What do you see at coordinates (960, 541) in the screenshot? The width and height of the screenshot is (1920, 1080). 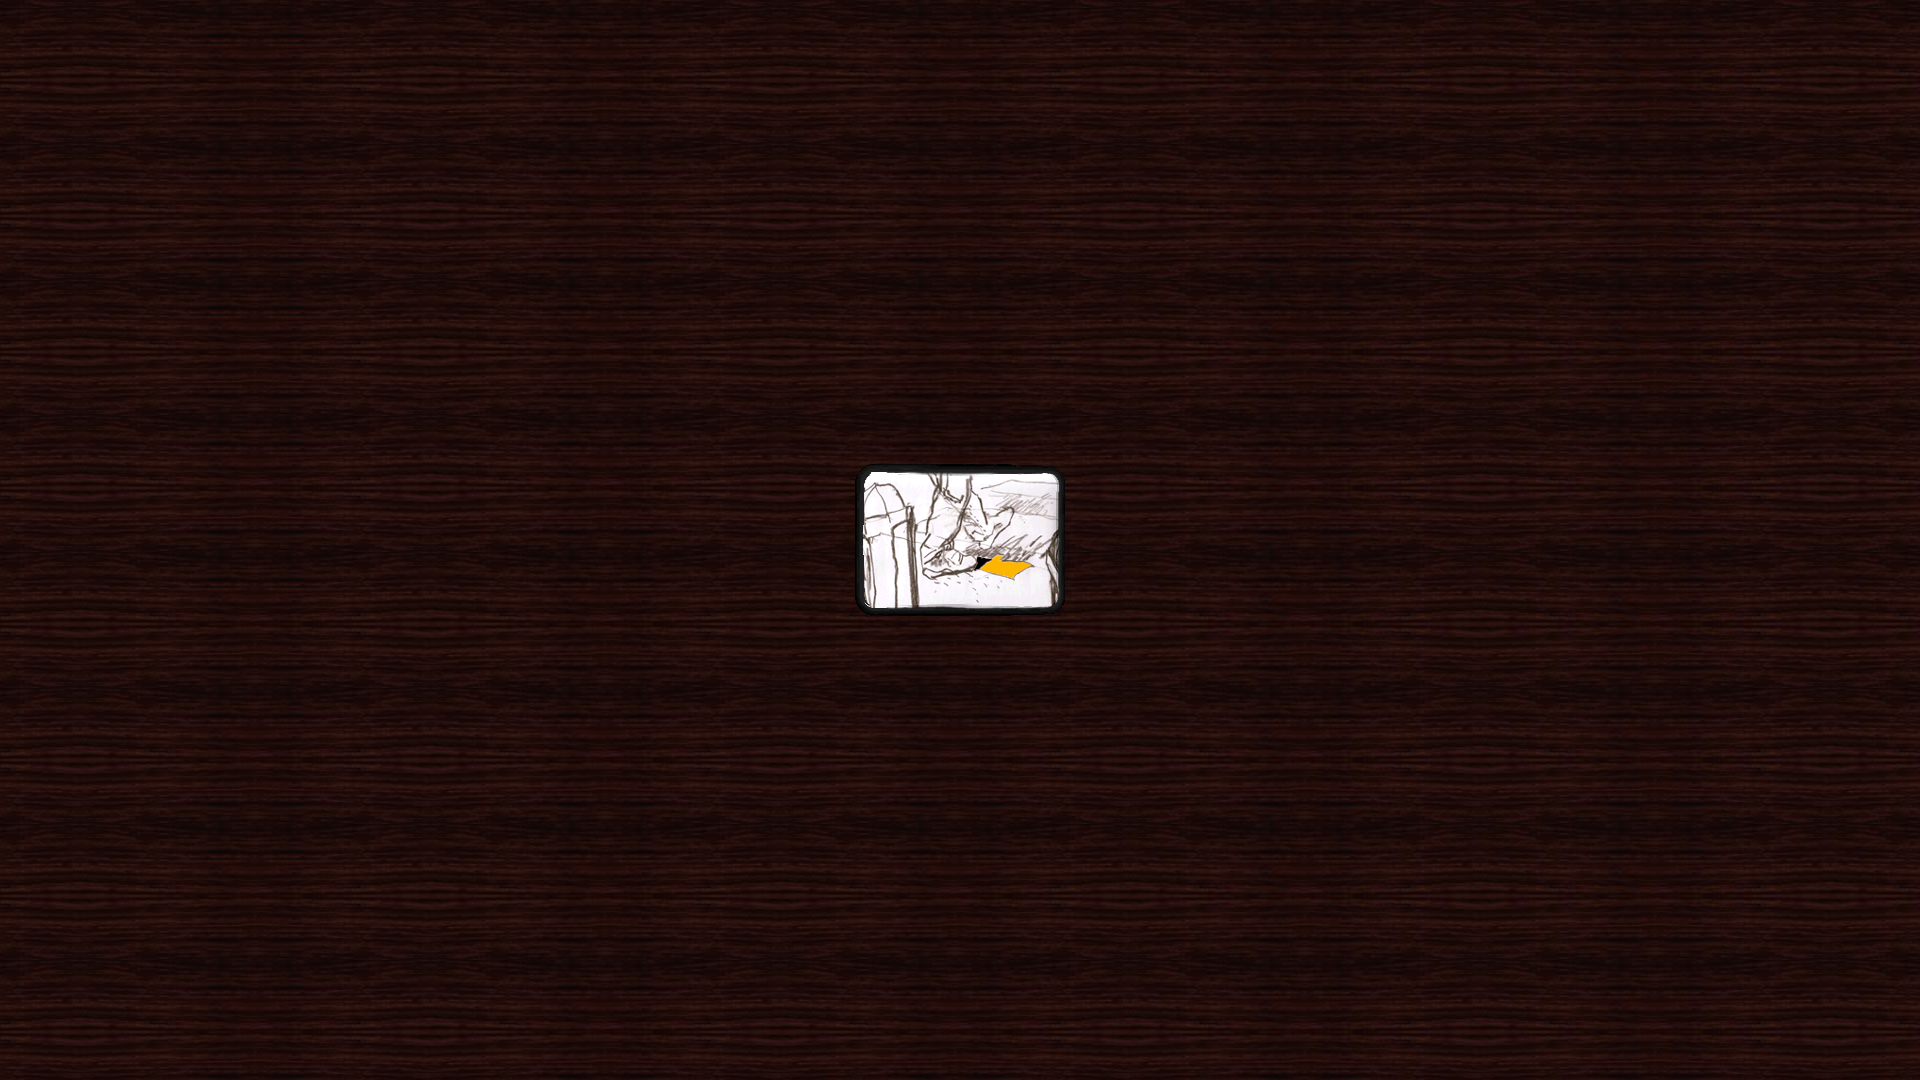 I see `'dayout'` at bounding box center [960, 541].